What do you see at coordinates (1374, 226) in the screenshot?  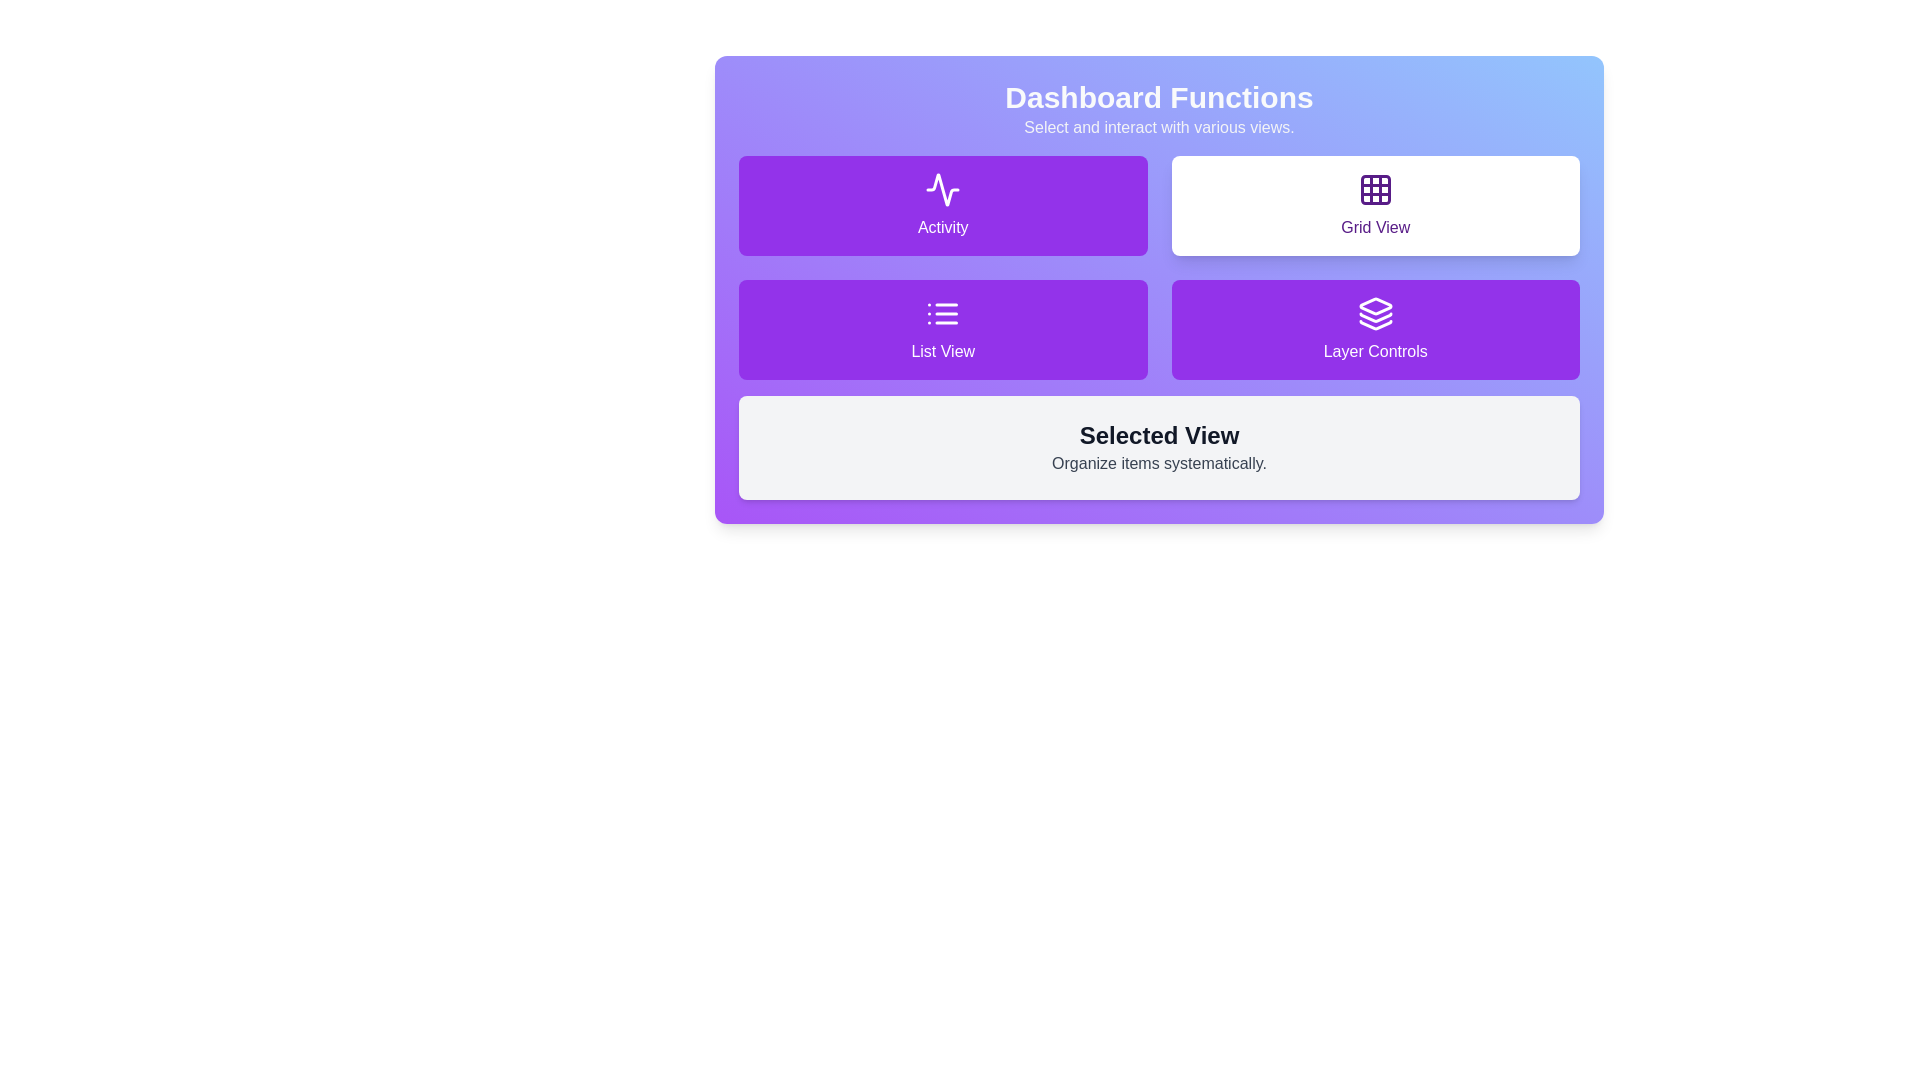 I see `the 'Grid View' label text element that indicates the function of the corresponding button` at bounding box center [1374, 226].